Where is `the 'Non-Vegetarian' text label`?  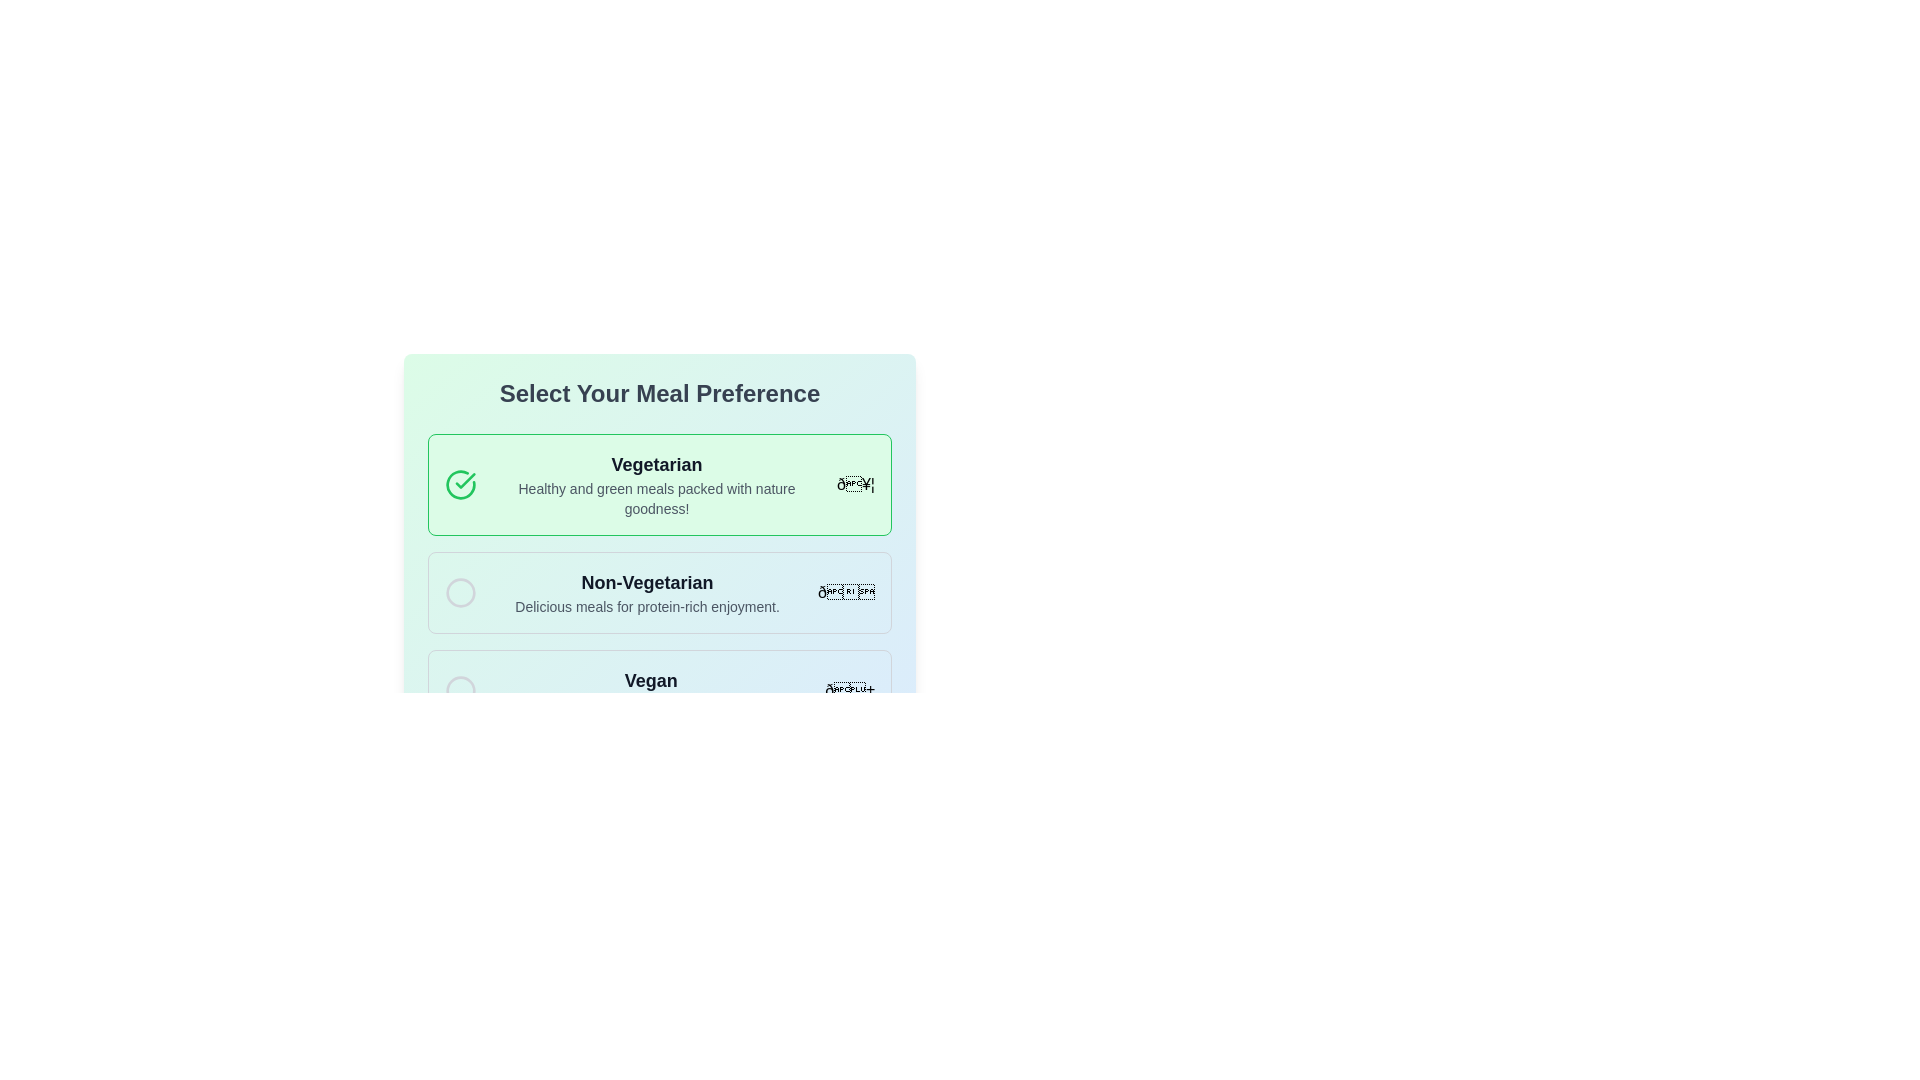
the 'Non-Vegetarian' text label is located at coordinates (647, 582).